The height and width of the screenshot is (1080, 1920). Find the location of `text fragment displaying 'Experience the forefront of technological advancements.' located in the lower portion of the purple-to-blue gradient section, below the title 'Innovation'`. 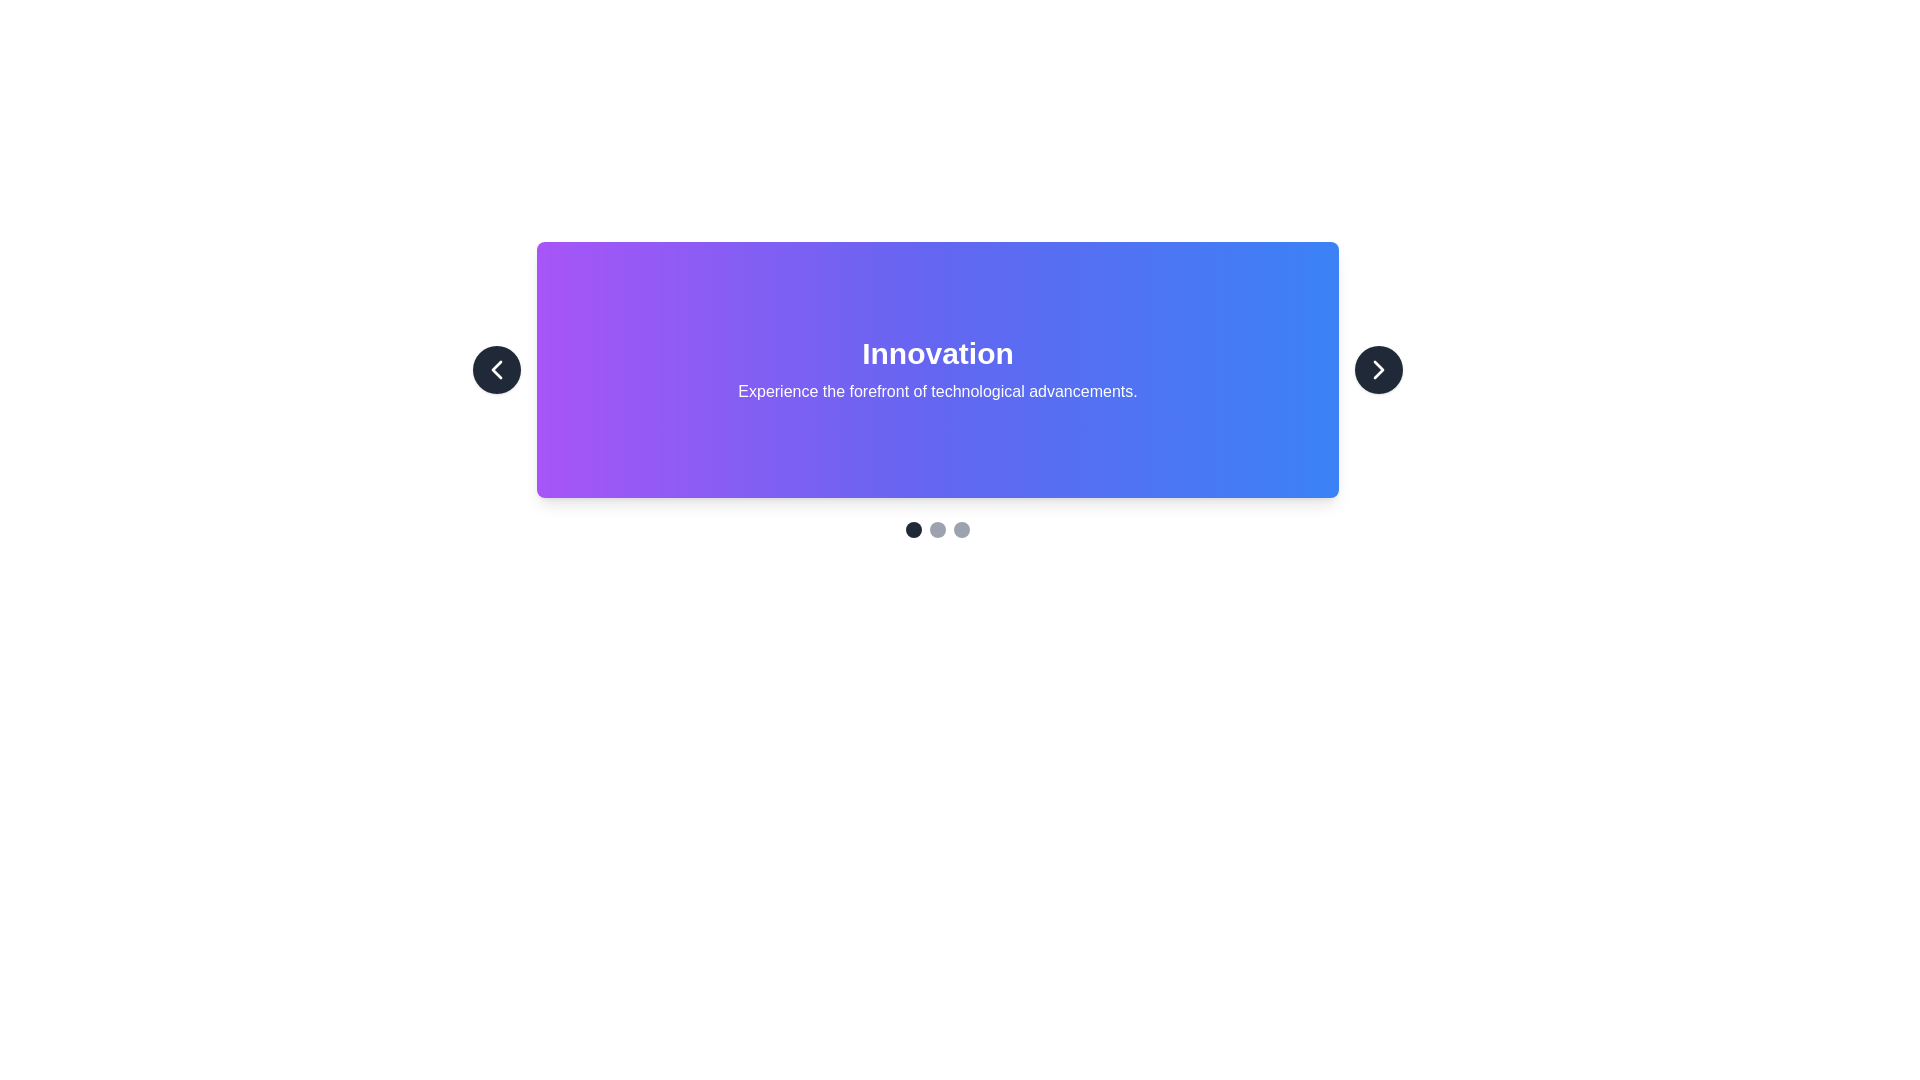

text fragment displaying 'Experience the forefront of technological advancements.' located in the lower portion of the purple-to-blue gradient section, below the title 'Innovation' is located at coordinates (936, 392).